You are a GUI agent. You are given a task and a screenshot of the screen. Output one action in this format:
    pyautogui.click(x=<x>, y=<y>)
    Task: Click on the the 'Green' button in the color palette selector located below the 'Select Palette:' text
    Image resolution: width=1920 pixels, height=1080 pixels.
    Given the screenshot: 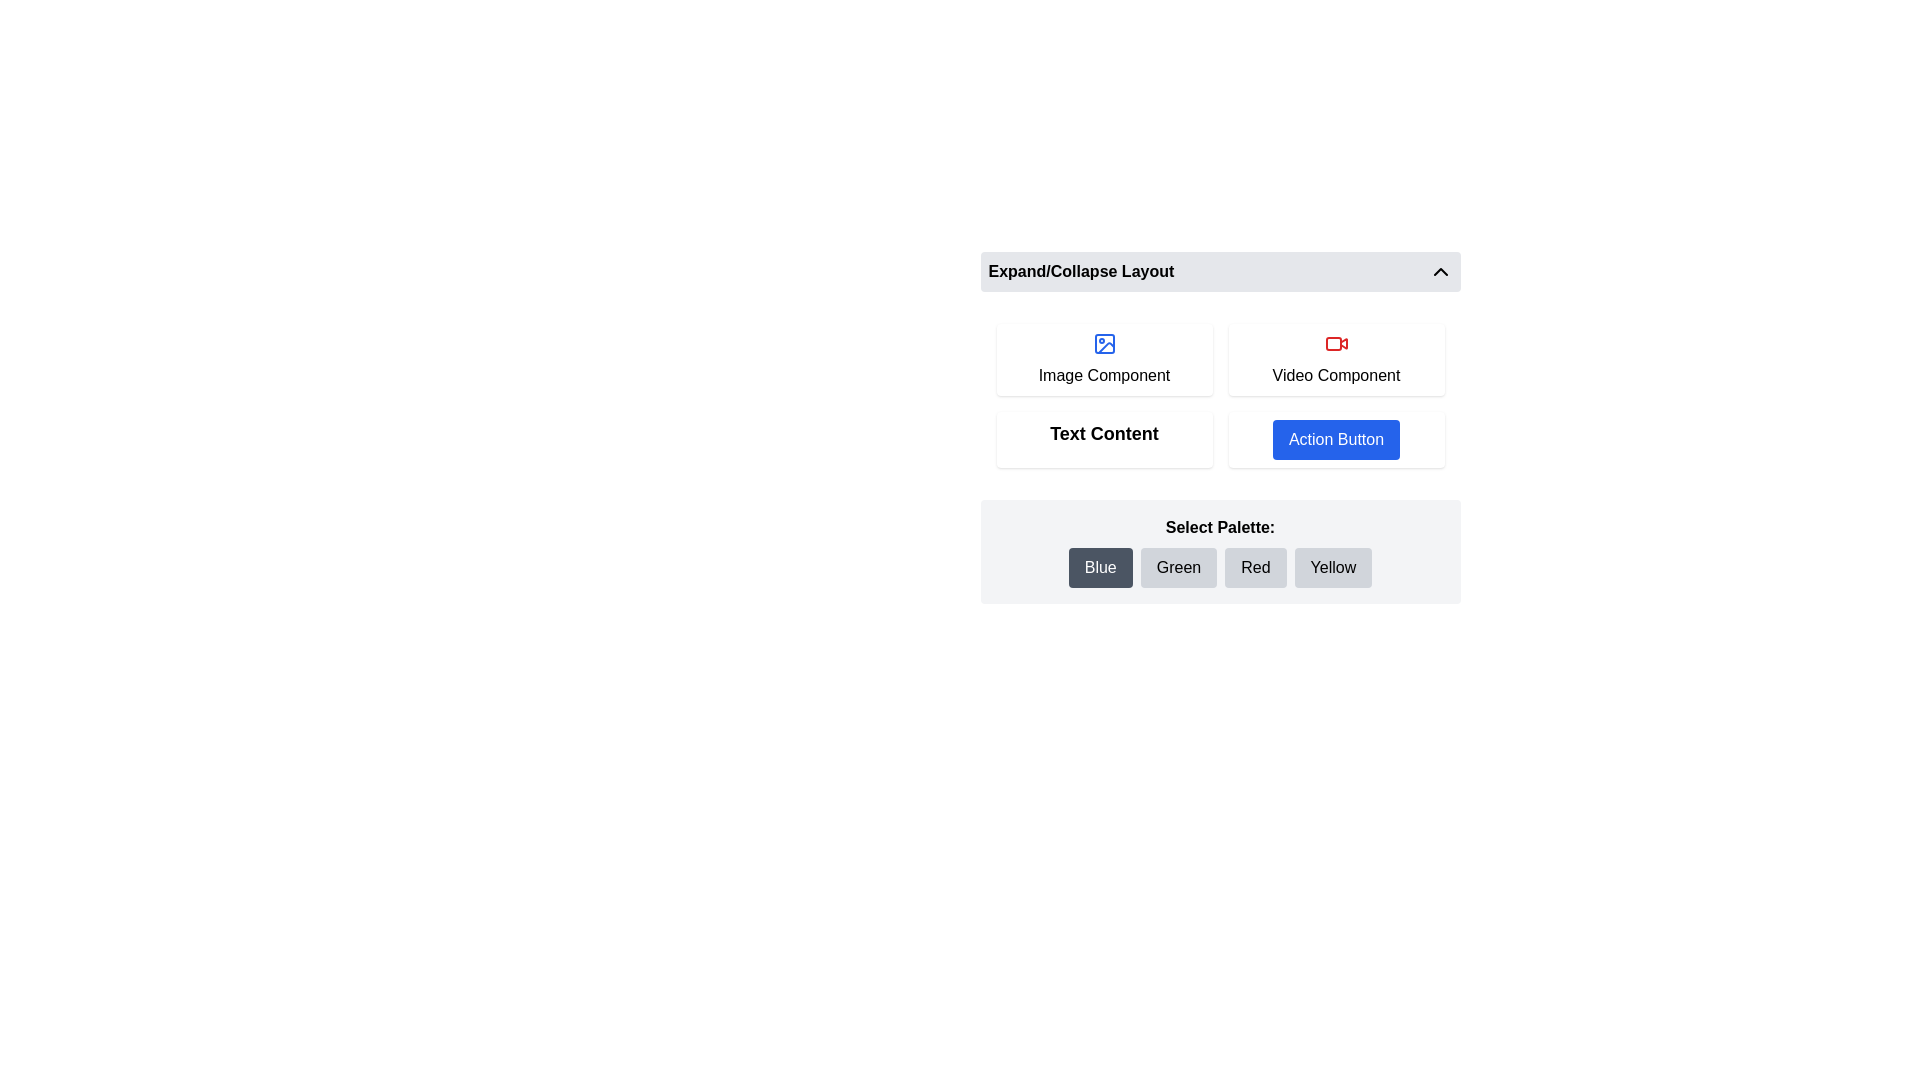 What is the action you would take?
    pyautogui.click(x=1219, y=567)
    